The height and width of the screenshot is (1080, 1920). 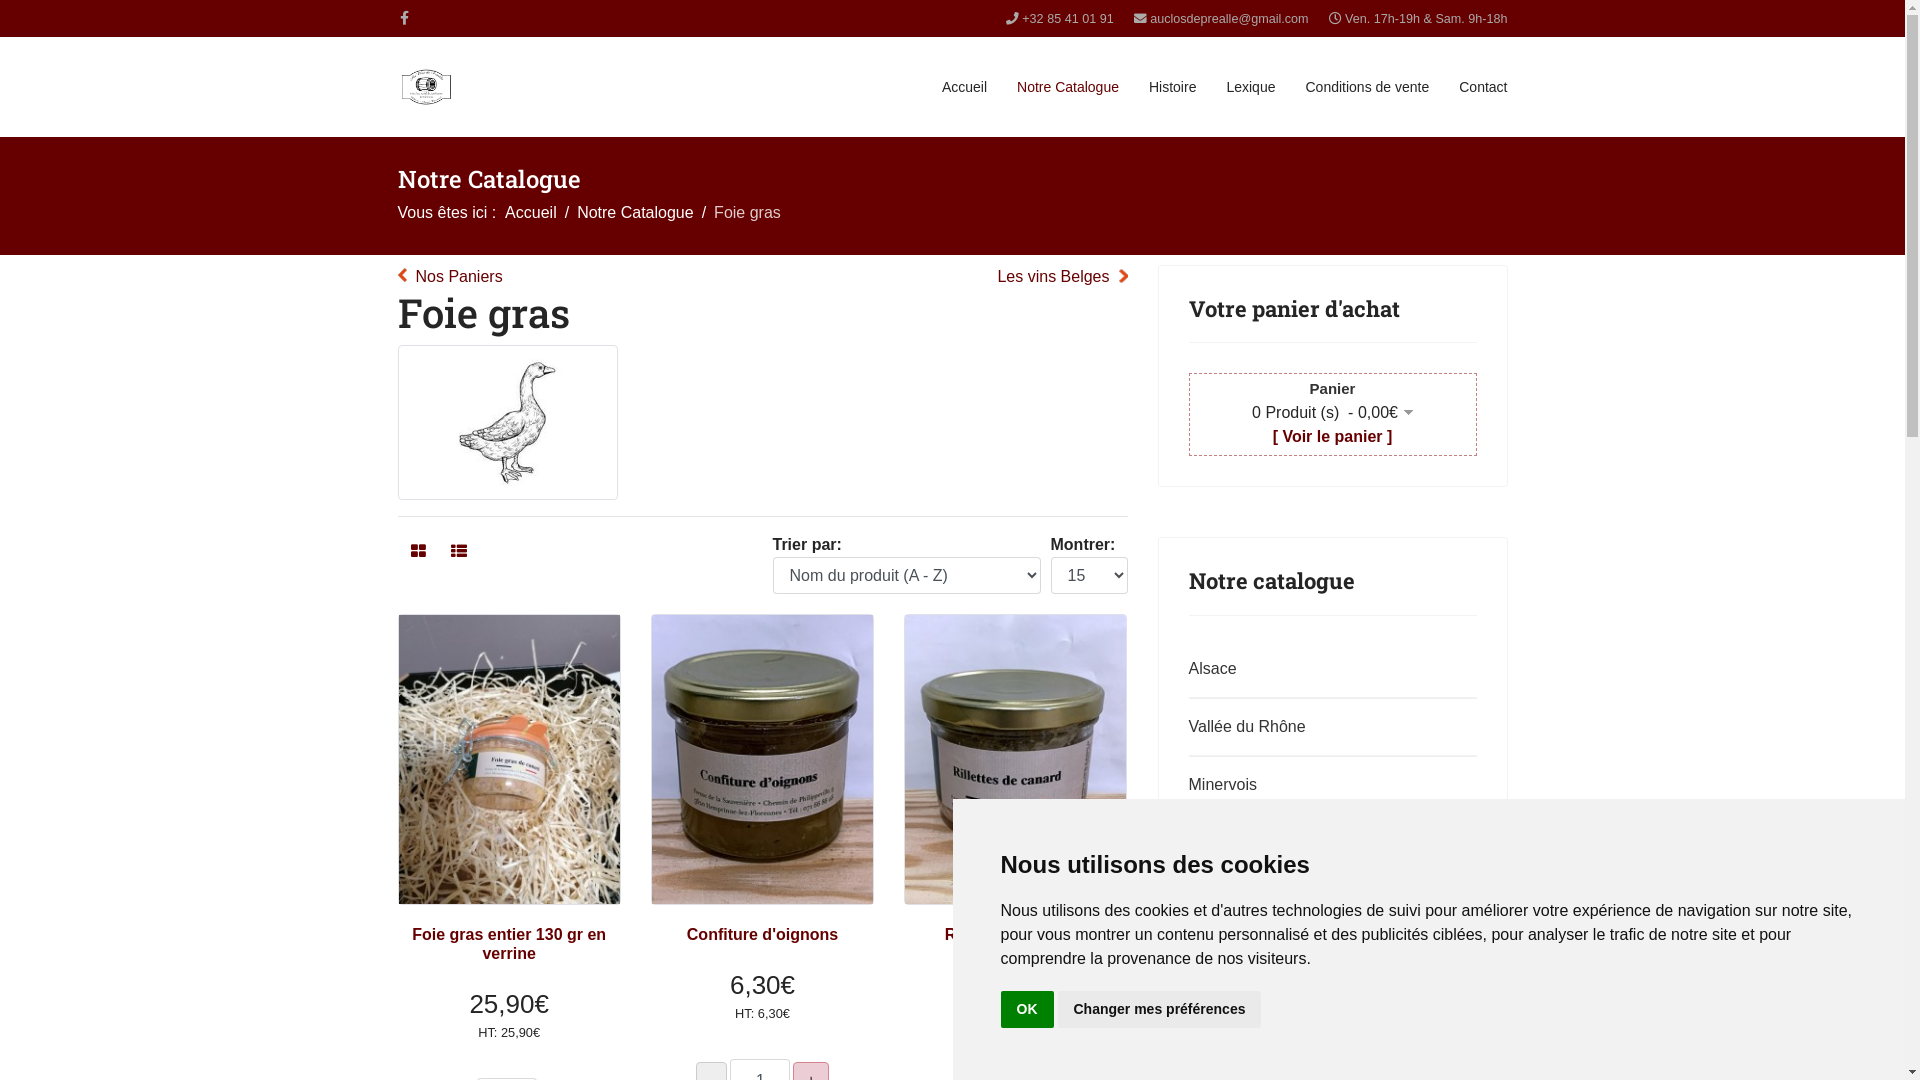 I want to click on 'Contact', so click(x=1483, y=86).